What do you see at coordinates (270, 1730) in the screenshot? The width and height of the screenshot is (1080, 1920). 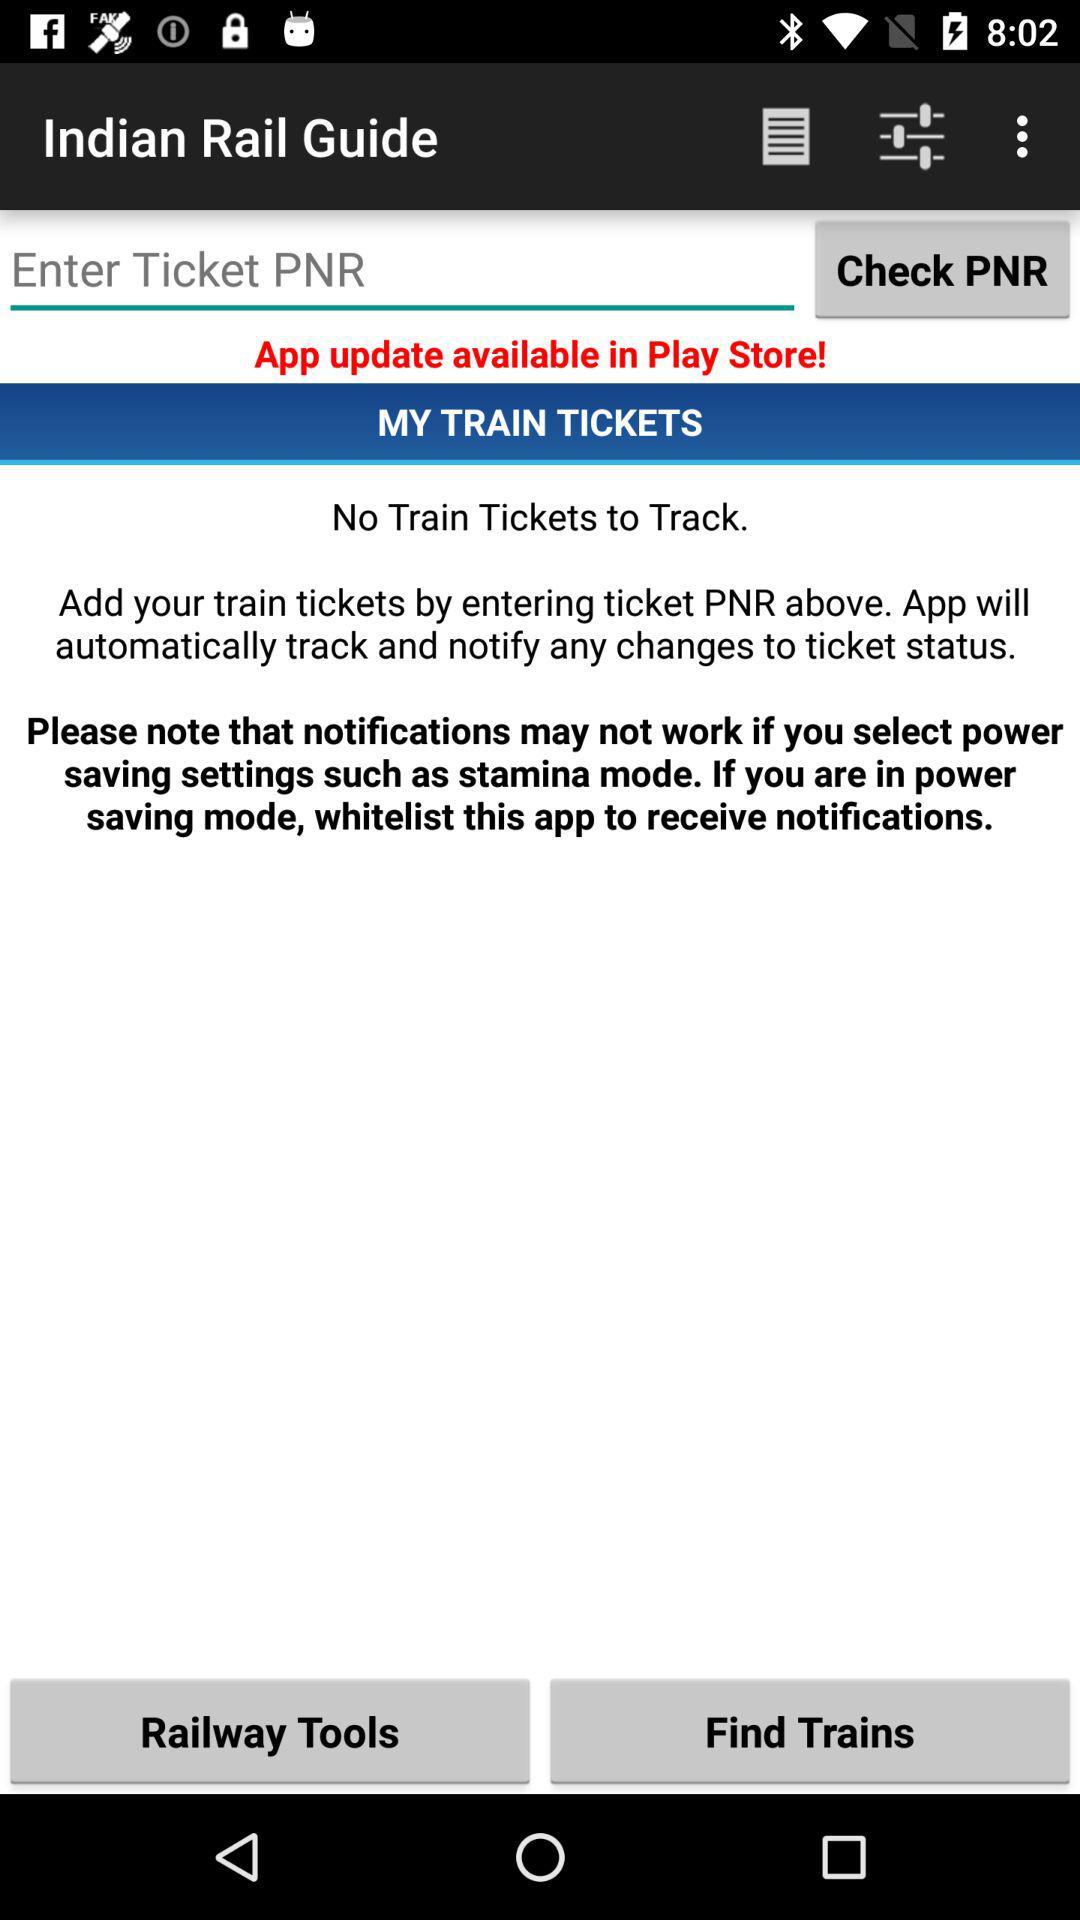 I see `railway tools item` at bounding box center [270, 1730].